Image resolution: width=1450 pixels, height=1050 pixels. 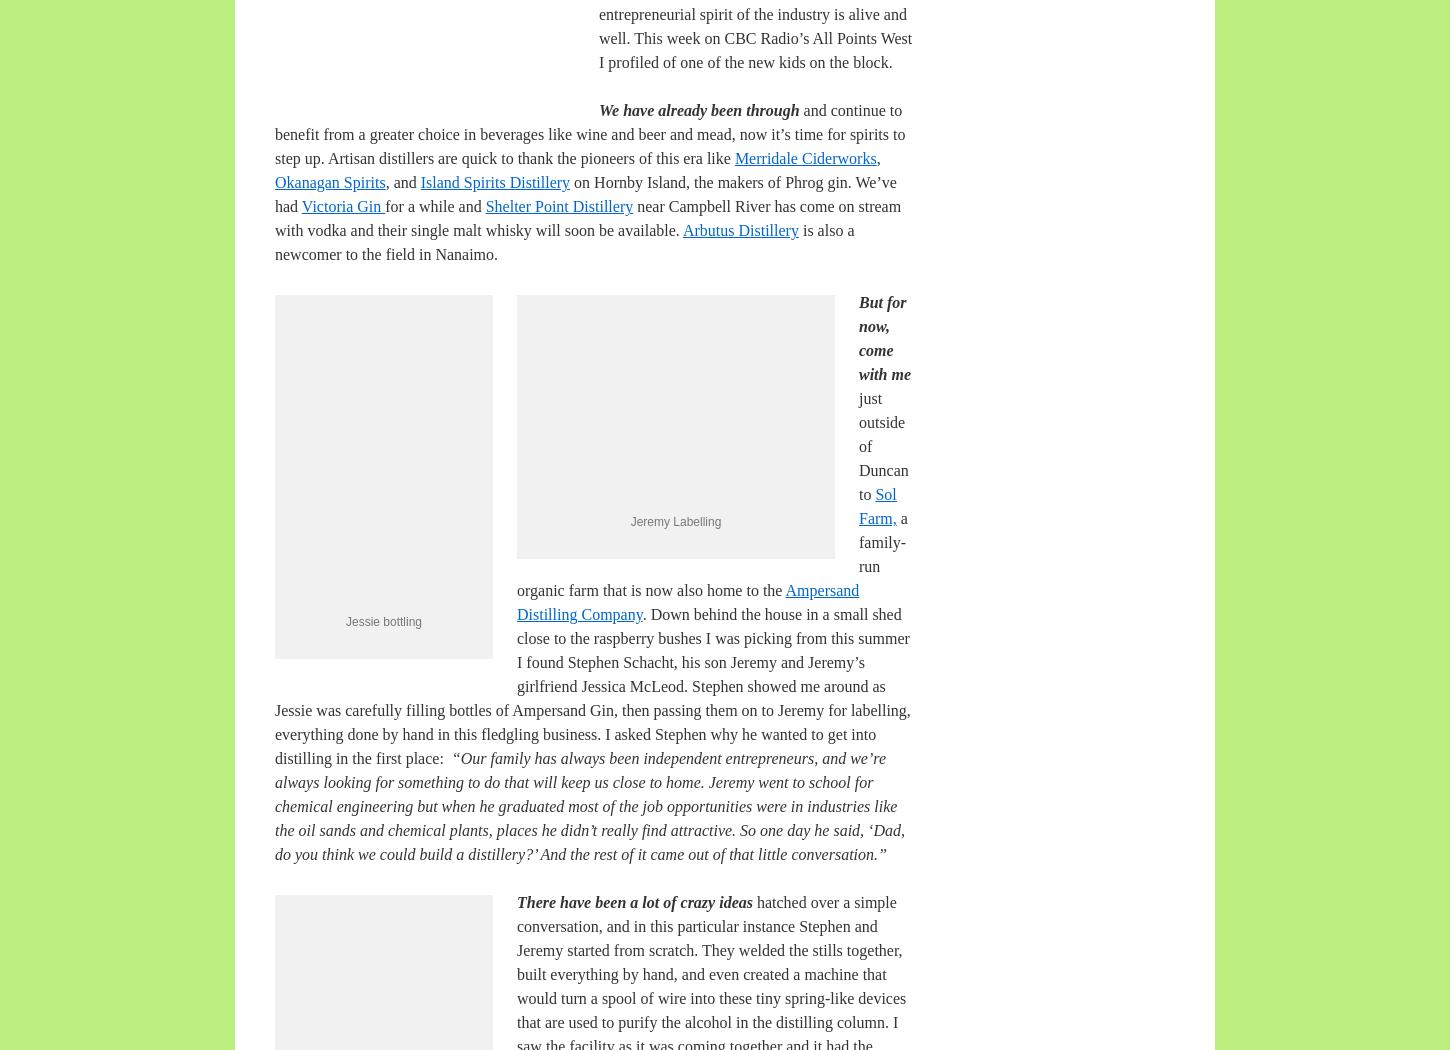 What do you see at coordinates (587, 217) in the screenshot?
I see `'near Campbell River has come on stream with vodka and their single malt whisky will soon be available.'` at bounding box center [587, 217].